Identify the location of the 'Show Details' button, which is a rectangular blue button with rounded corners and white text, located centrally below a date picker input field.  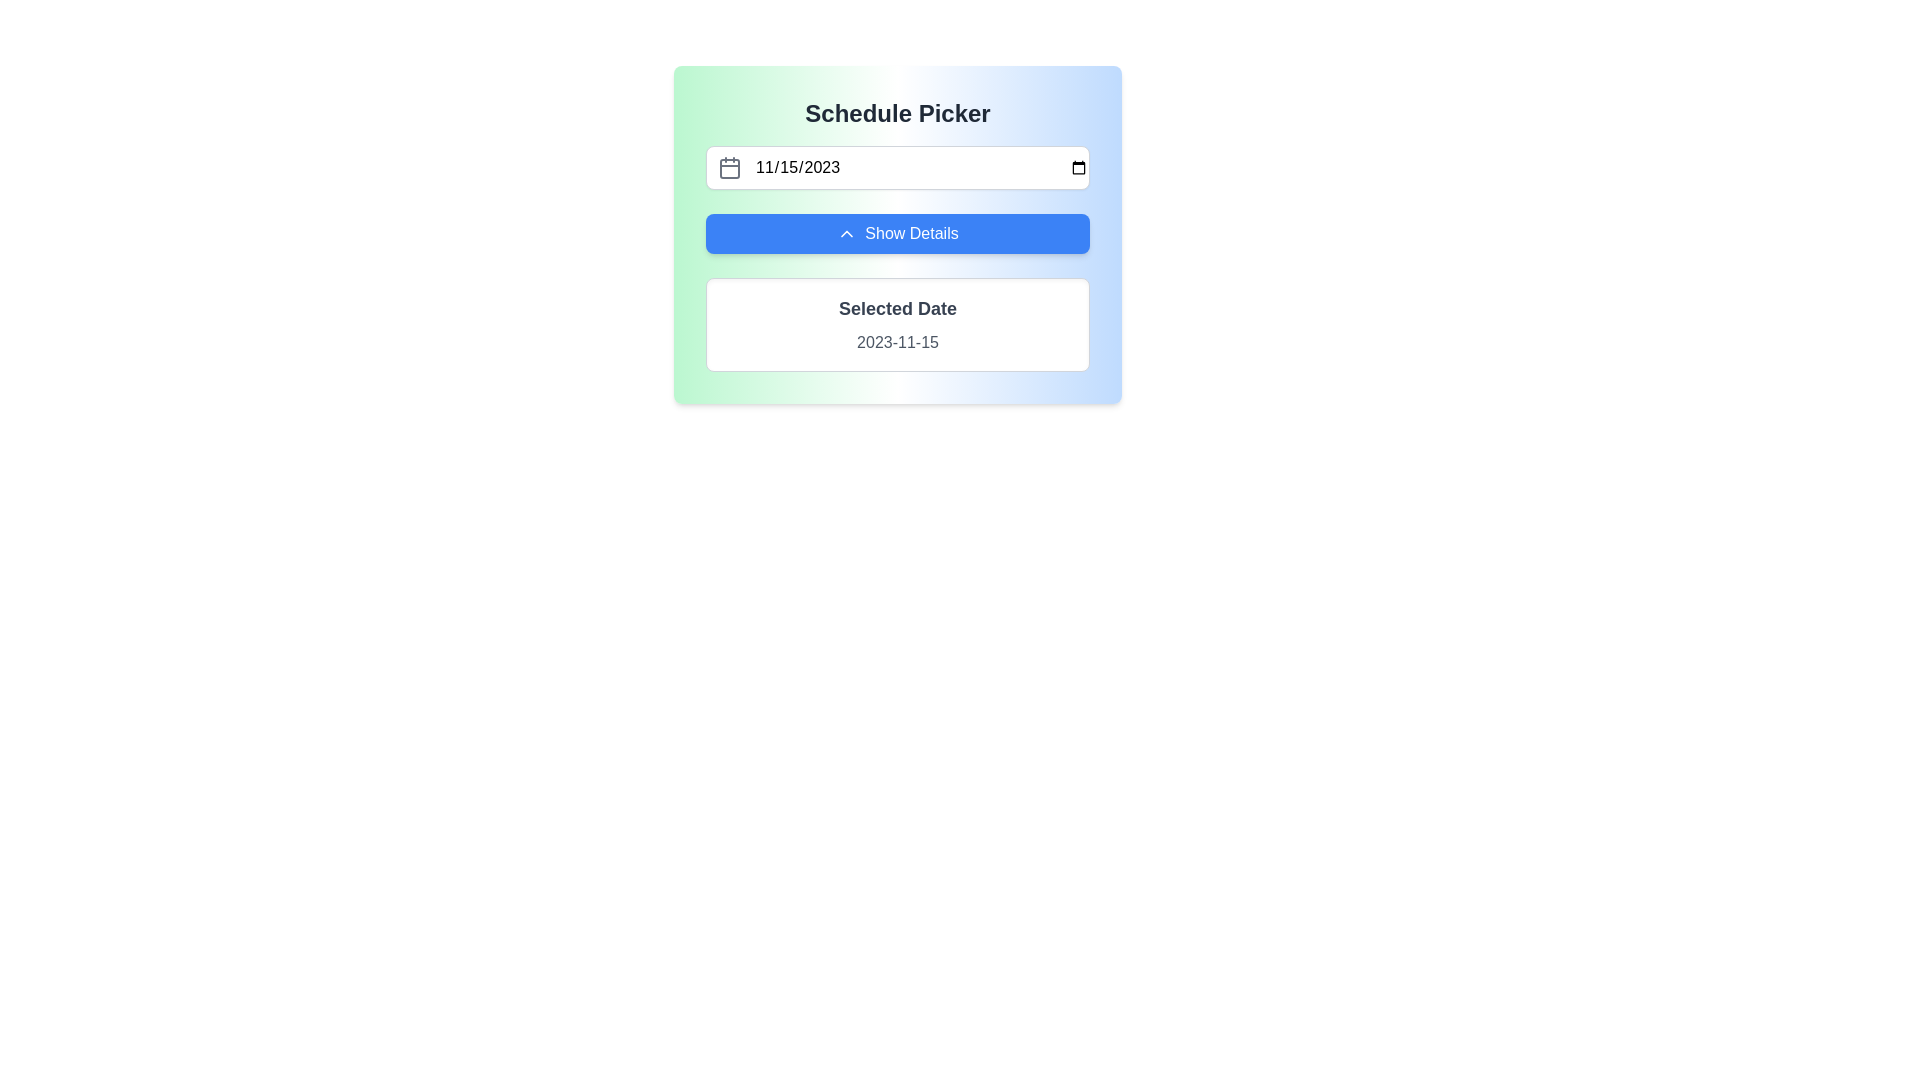
(896, 233).